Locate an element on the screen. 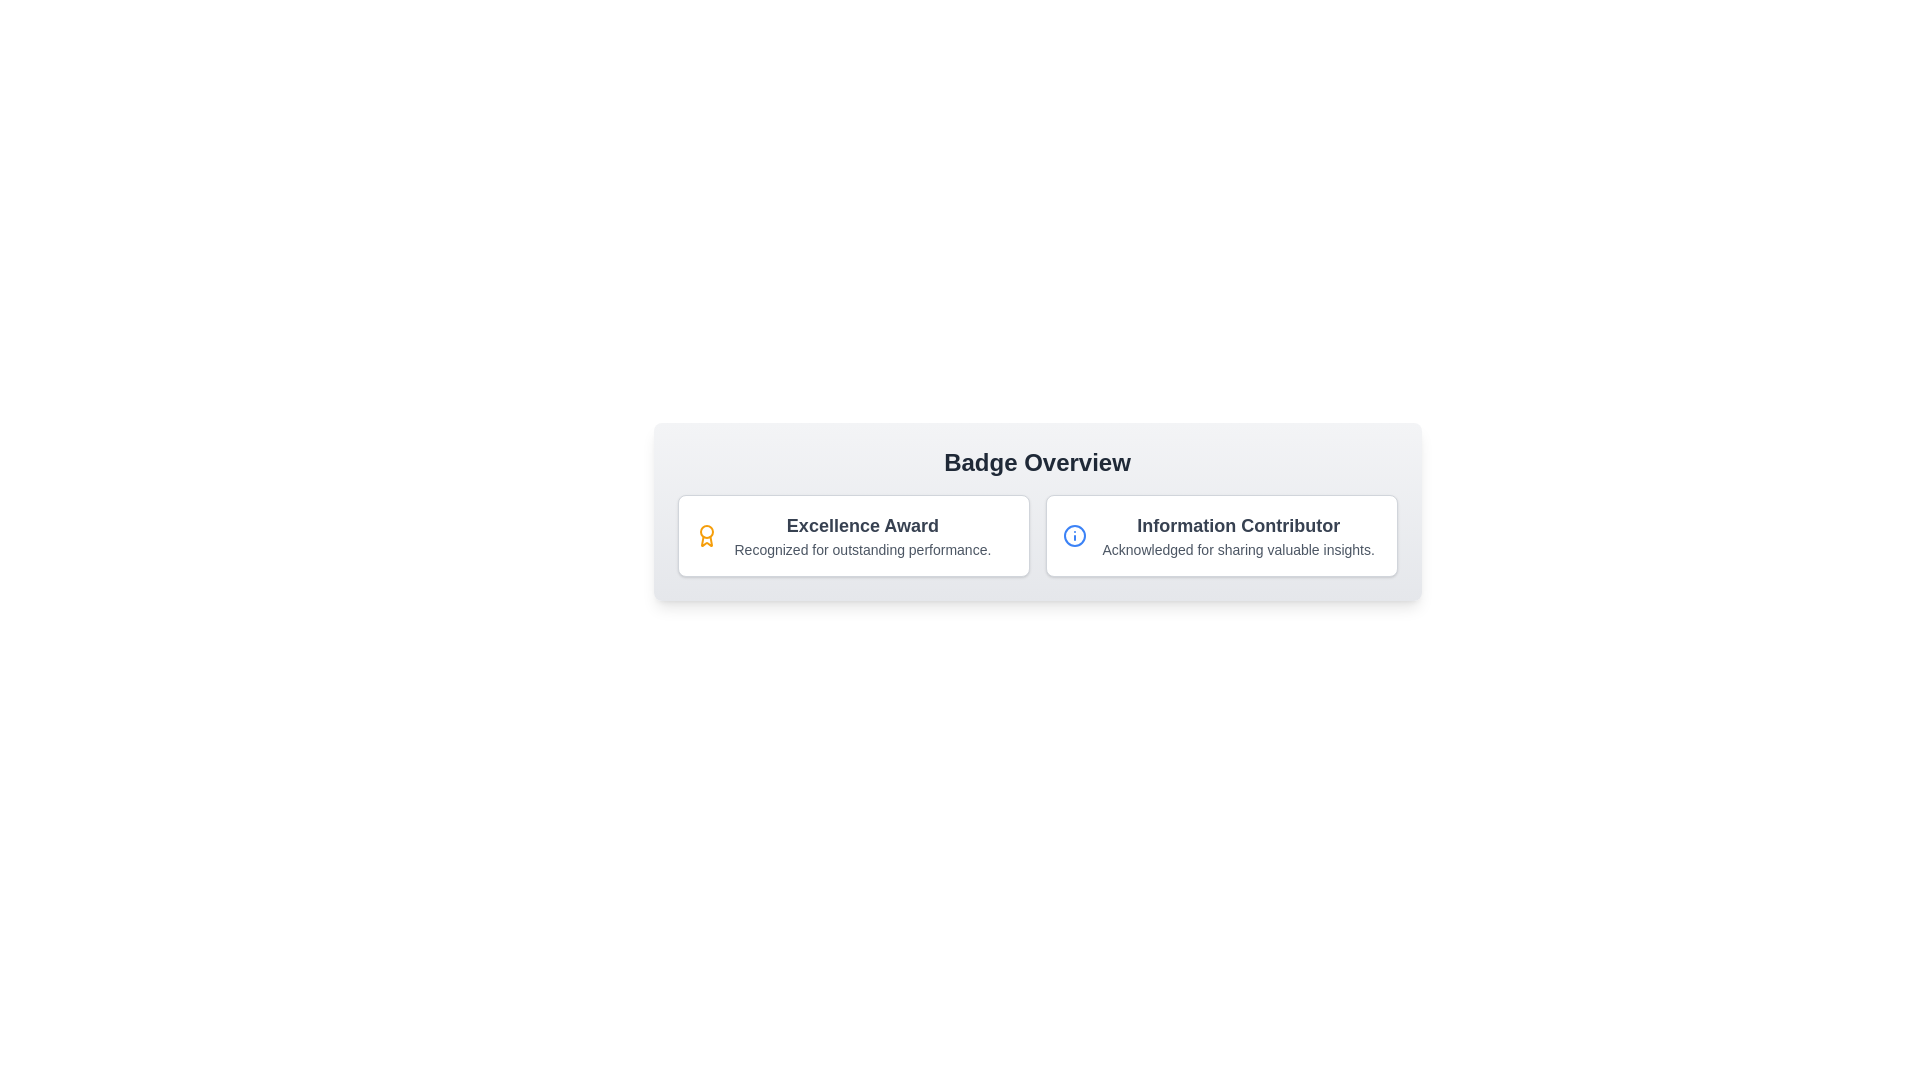 The image size is (1920, 1080). the 'Excellence Award' badge display element, which features a golden award icon and two lines of text is located at coordinates (853, 535).